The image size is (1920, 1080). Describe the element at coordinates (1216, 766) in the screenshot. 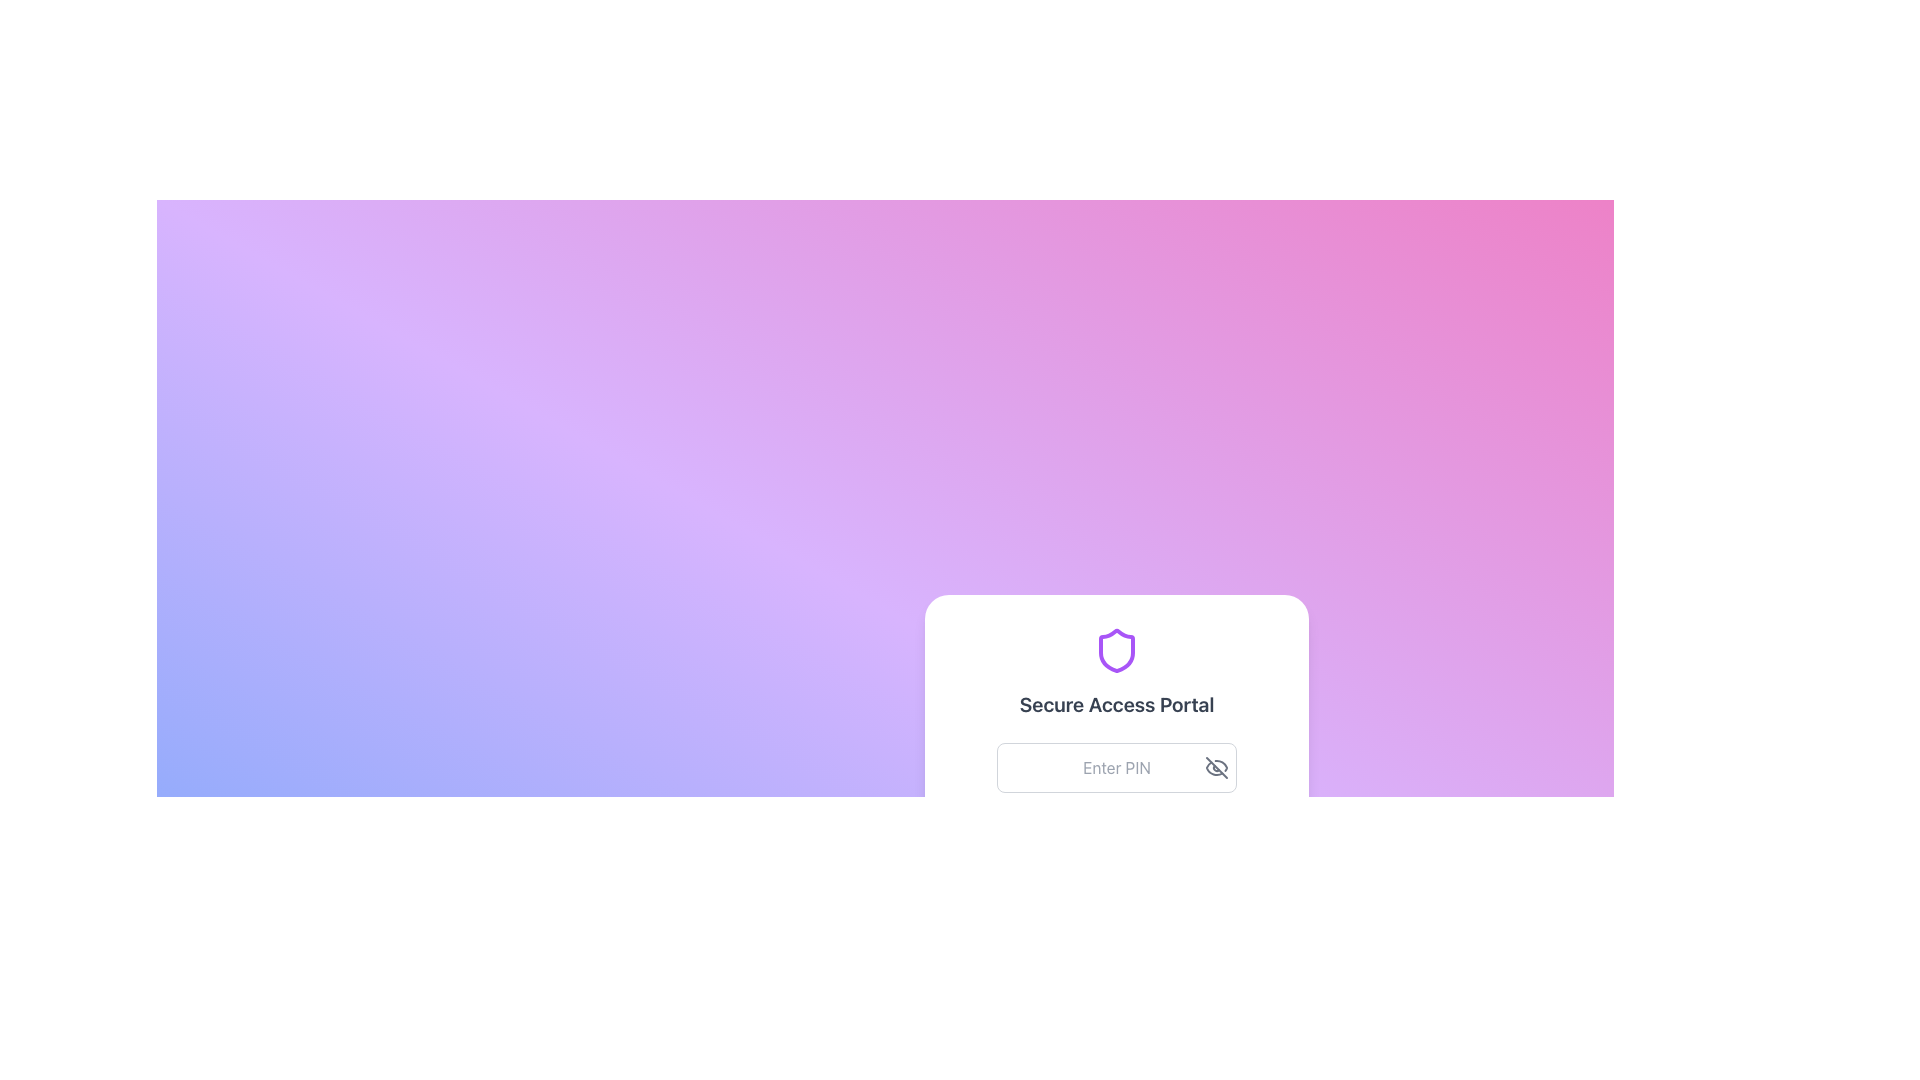

I see `the visibility toggle button represented by an eye icon with a slash through it, which is styled in gray and positioned to the right of the PIN input field` at that location.